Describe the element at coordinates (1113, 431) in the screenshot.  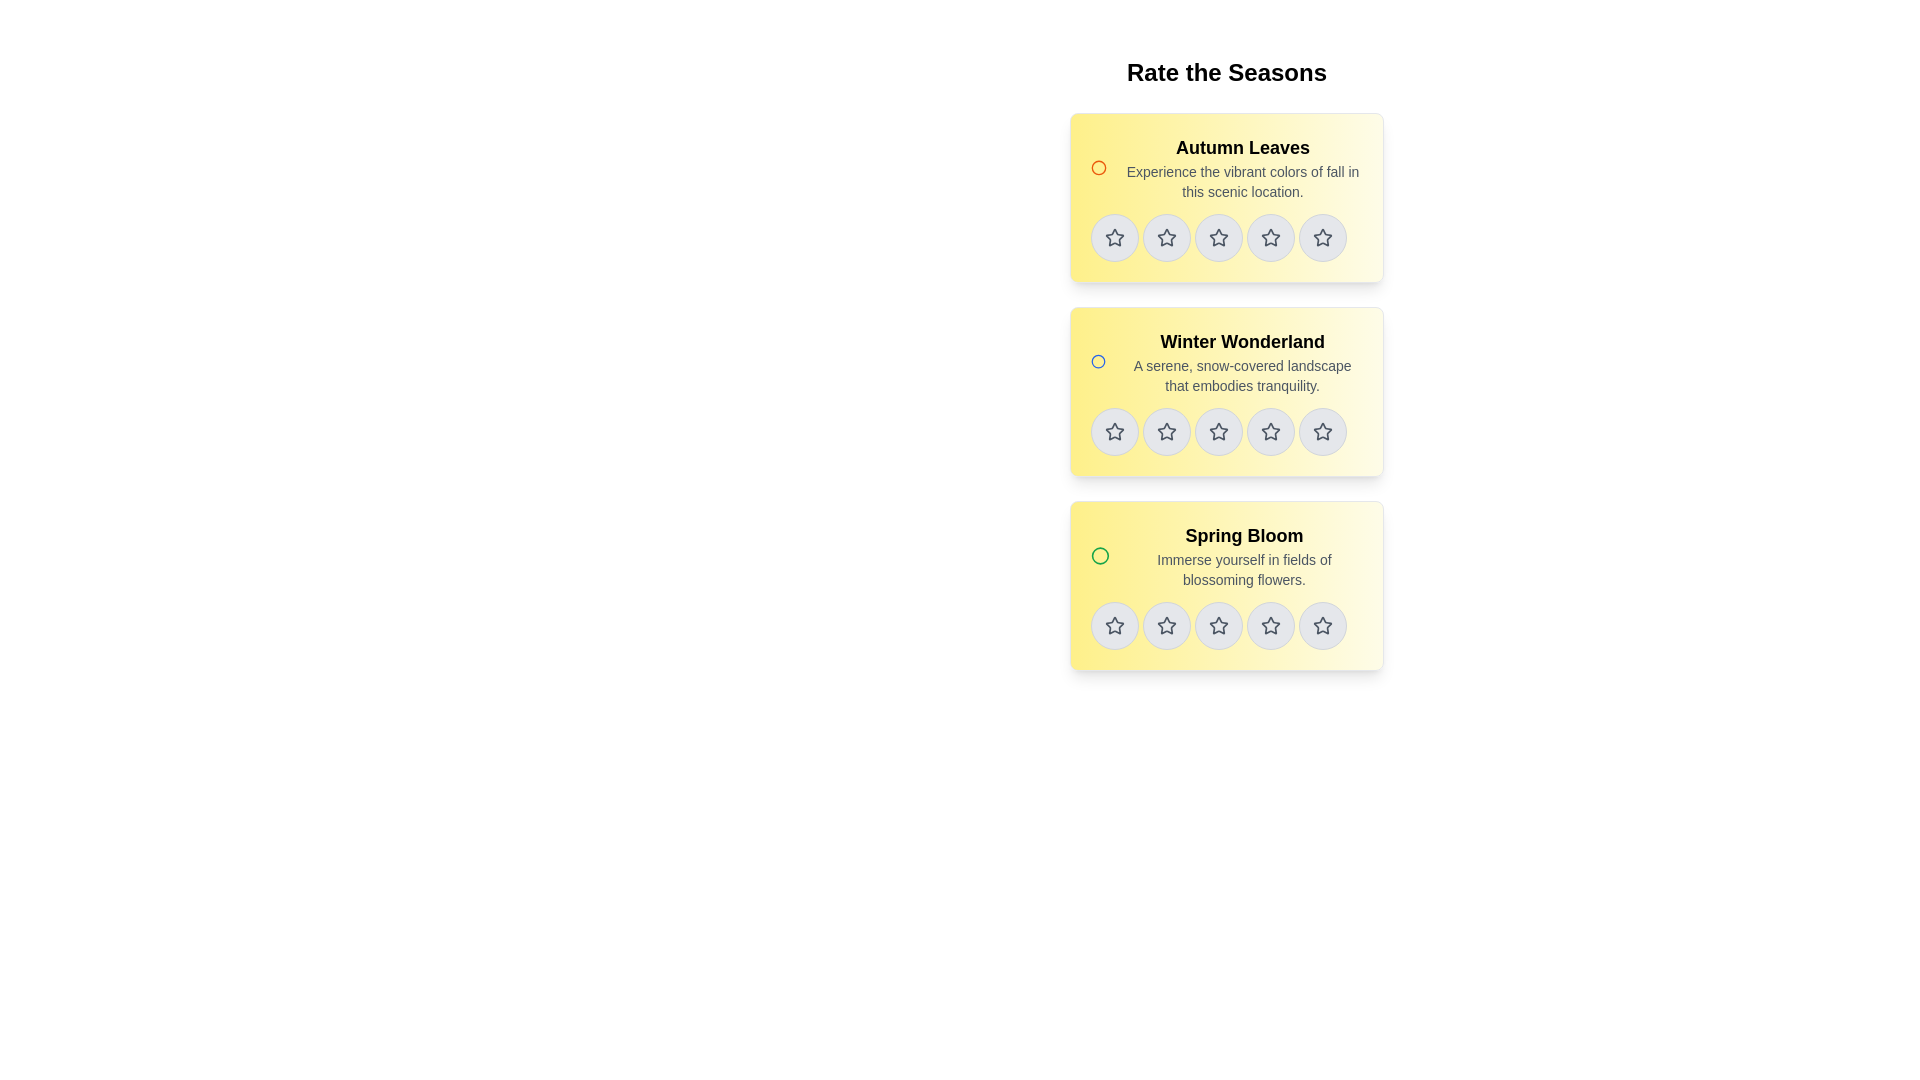
I see `the first rating star icon in the 'Winter Wonderland' section` at that location.